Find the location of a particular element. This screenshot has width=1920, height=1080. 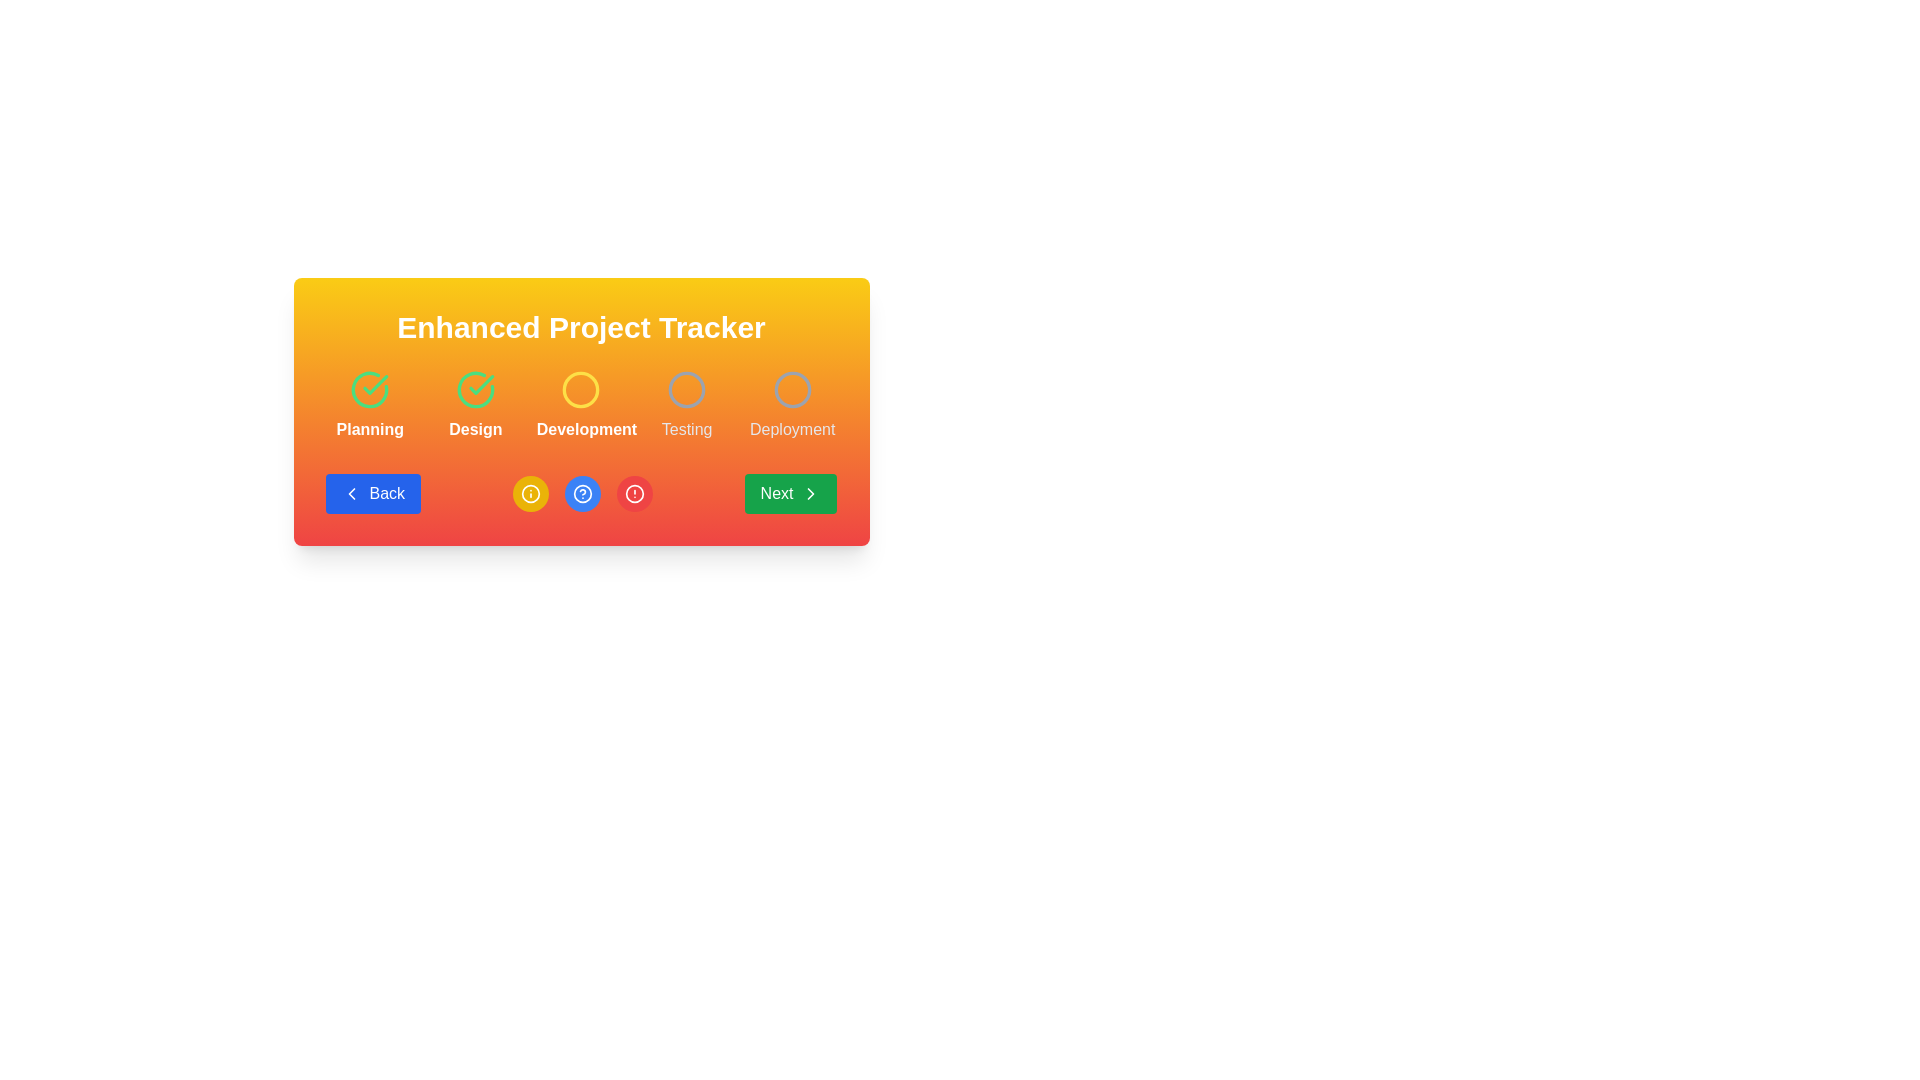

the checkmark icon in the 'Design' section, which represents a positive confirmation or successful action indicator is located at coordinates (376, 385).